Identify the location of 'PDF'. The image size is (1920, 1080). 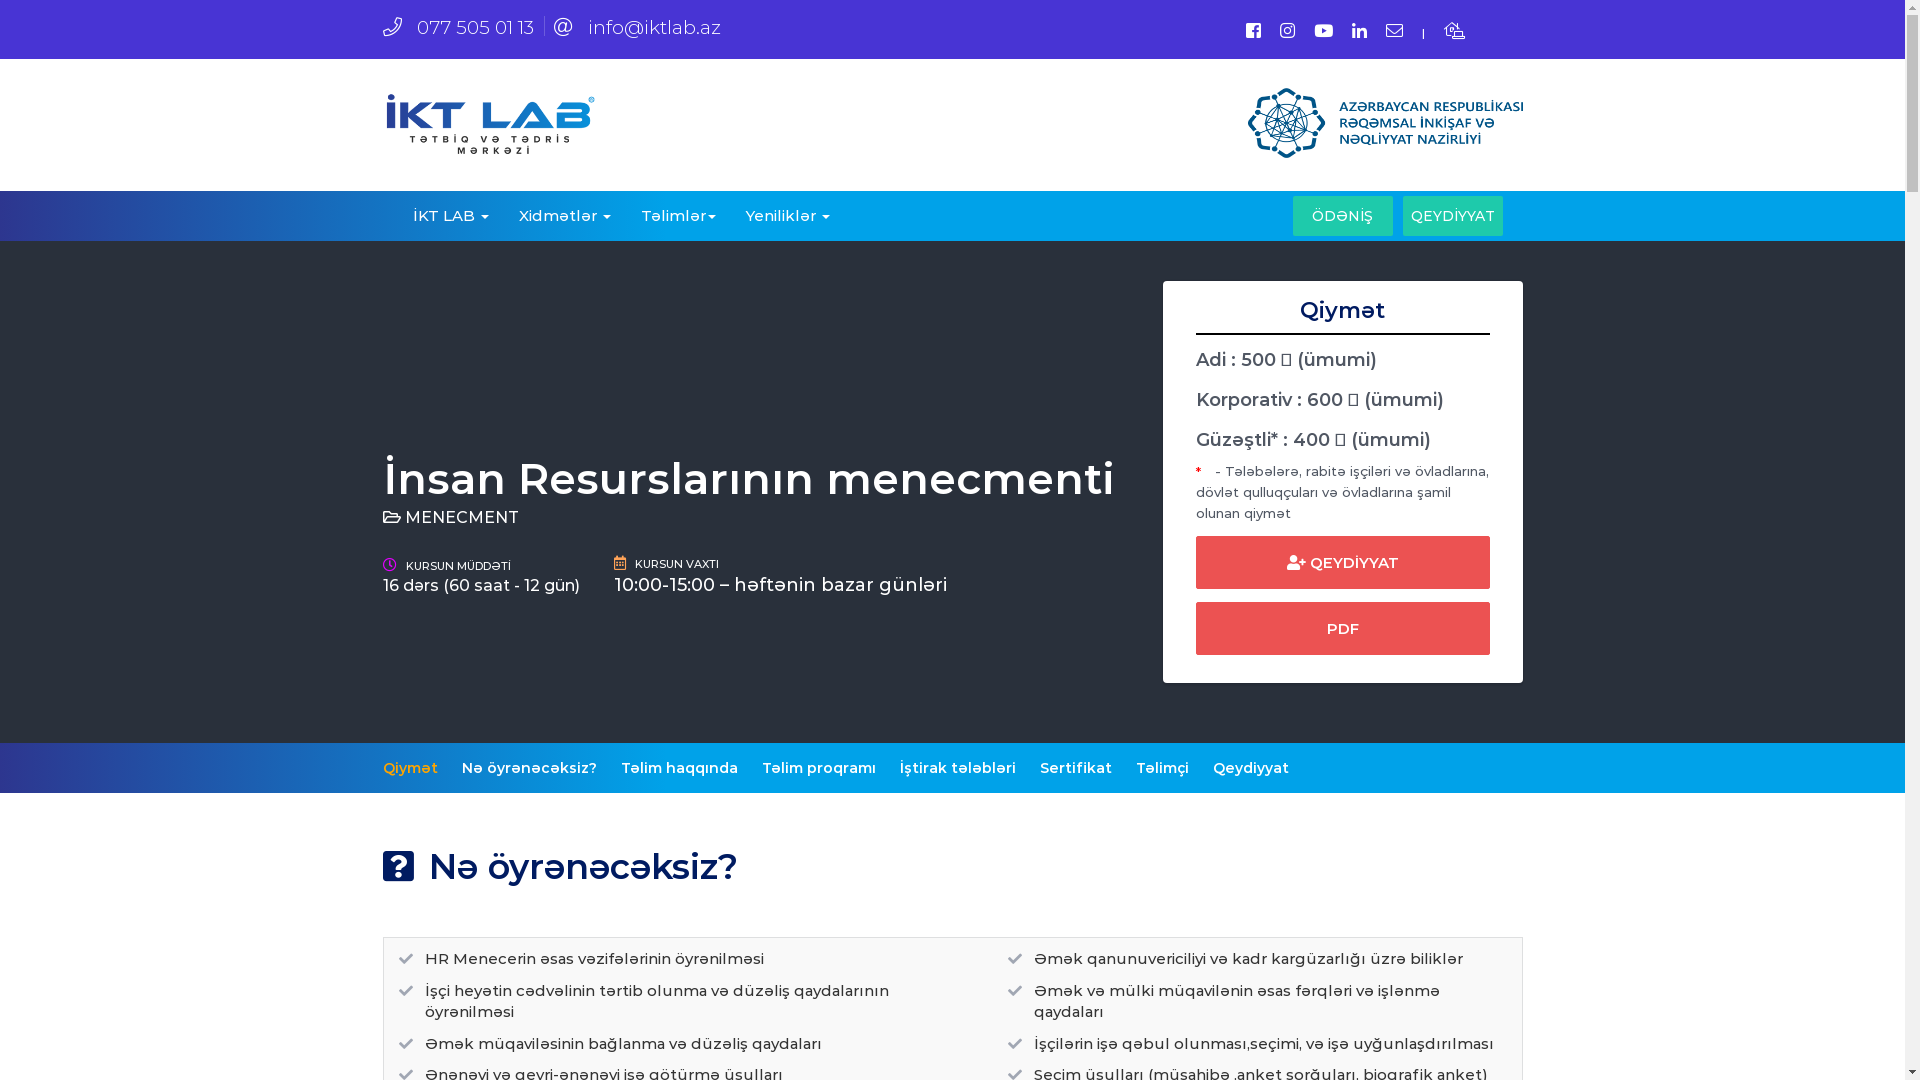
(1343, 627).